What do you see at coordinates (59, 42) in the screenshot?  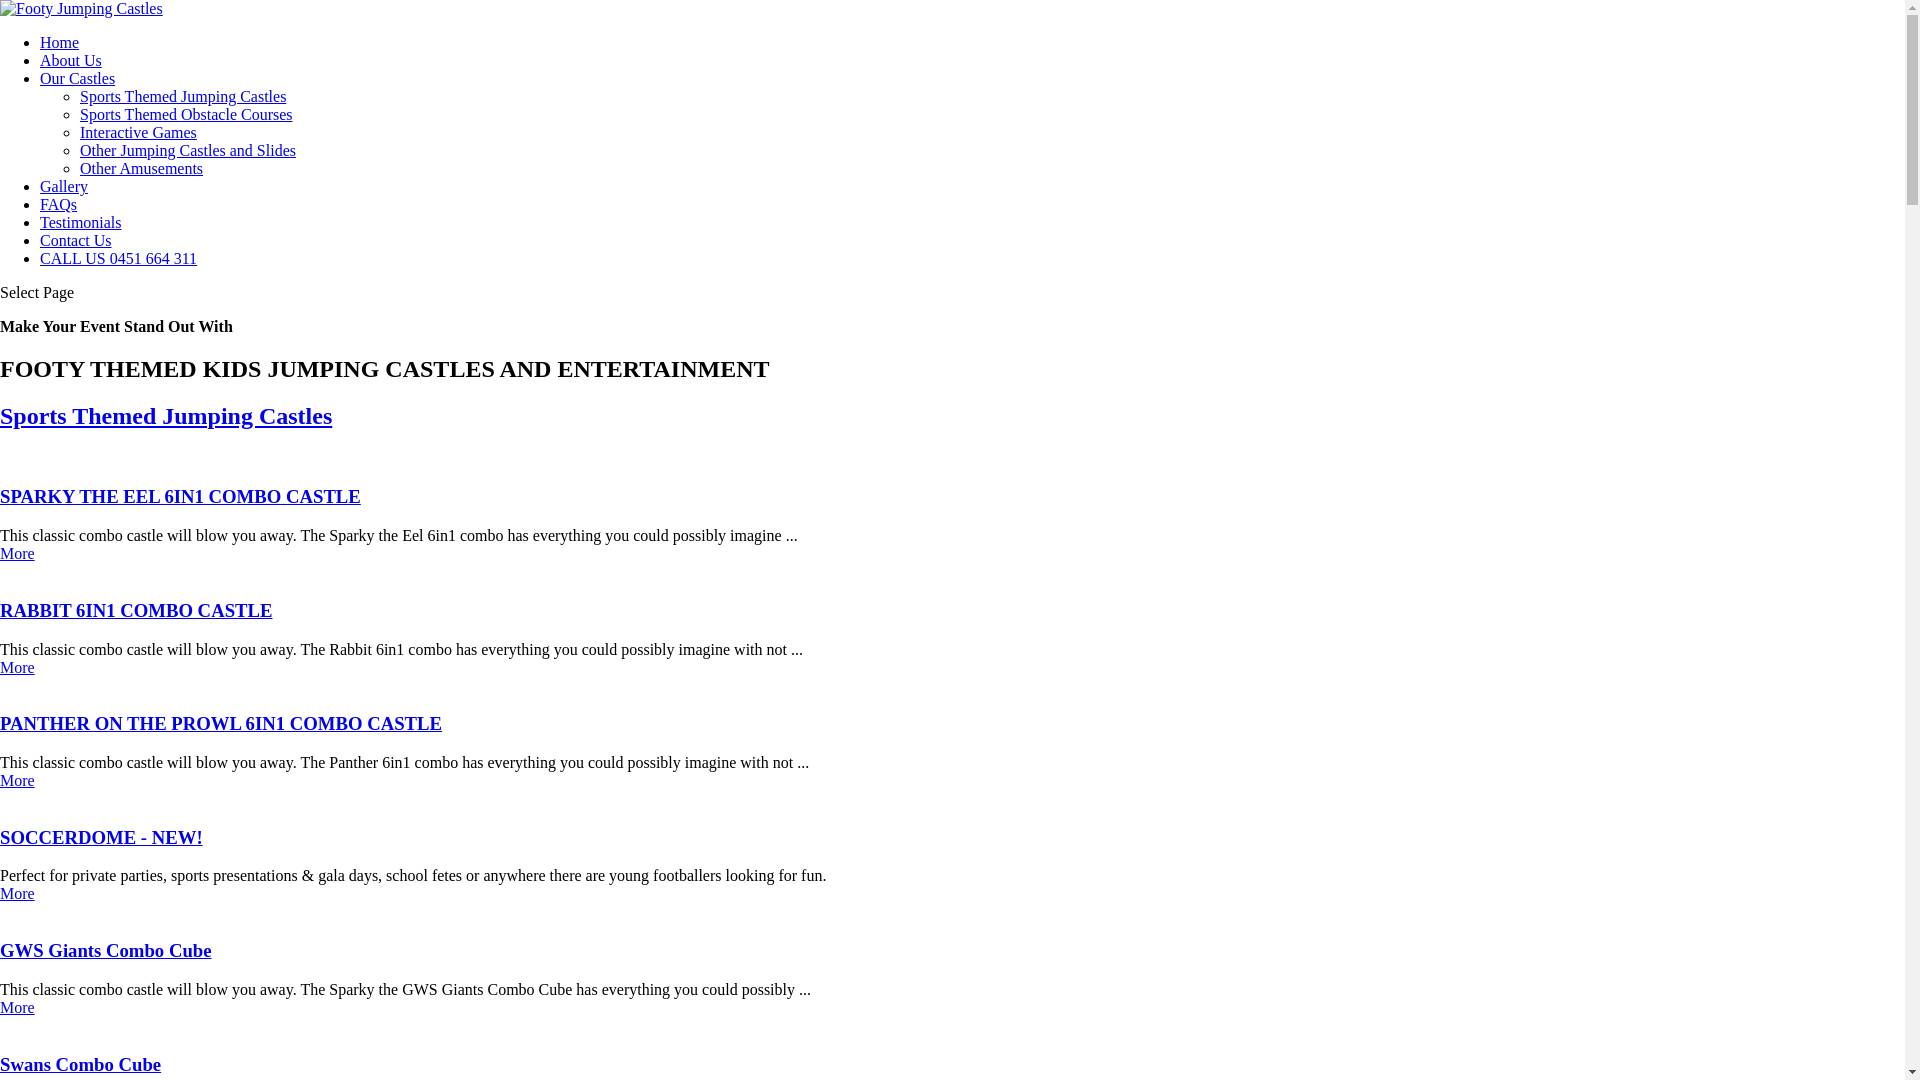 I see `'Home'` at bounding box center [59, 42].